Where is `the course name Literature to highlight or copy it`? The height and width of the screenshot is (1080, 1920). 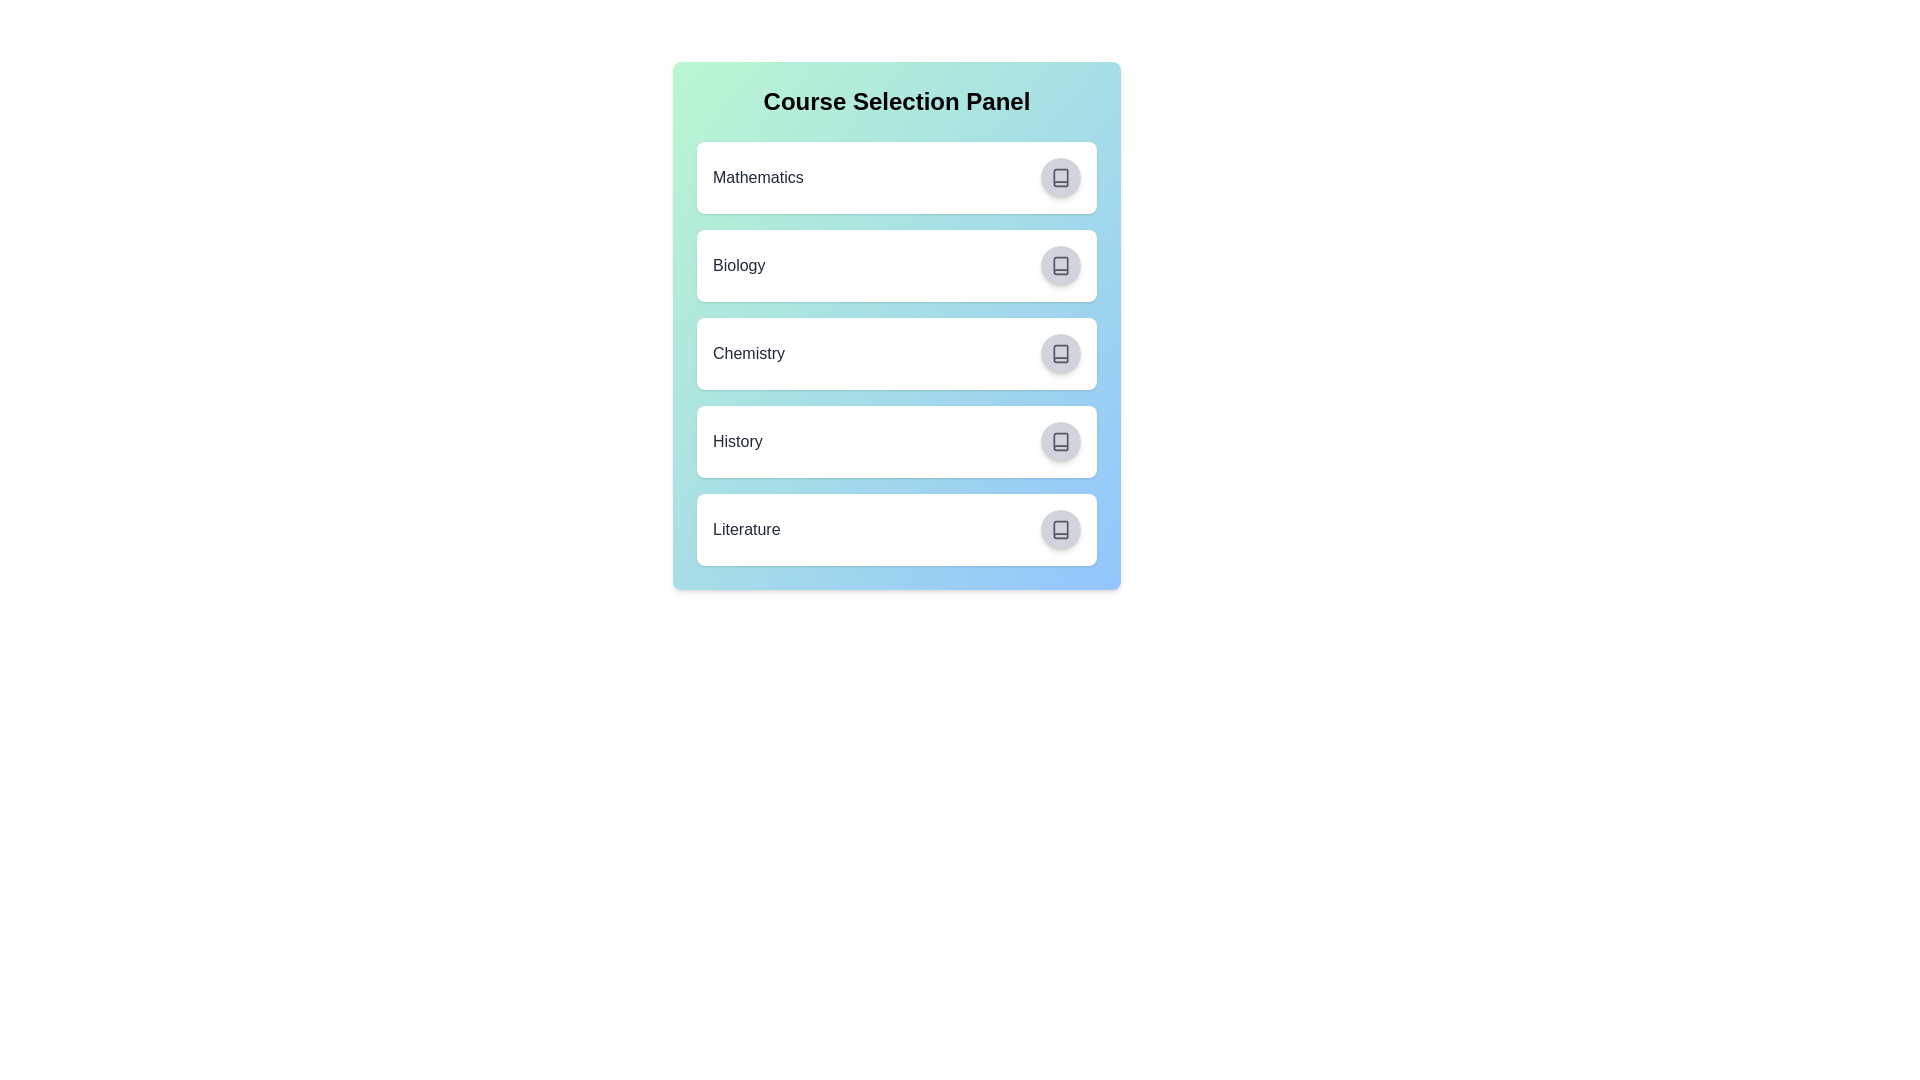 the course name Literature to highlight or copy it is located at coordinates (744, 528).